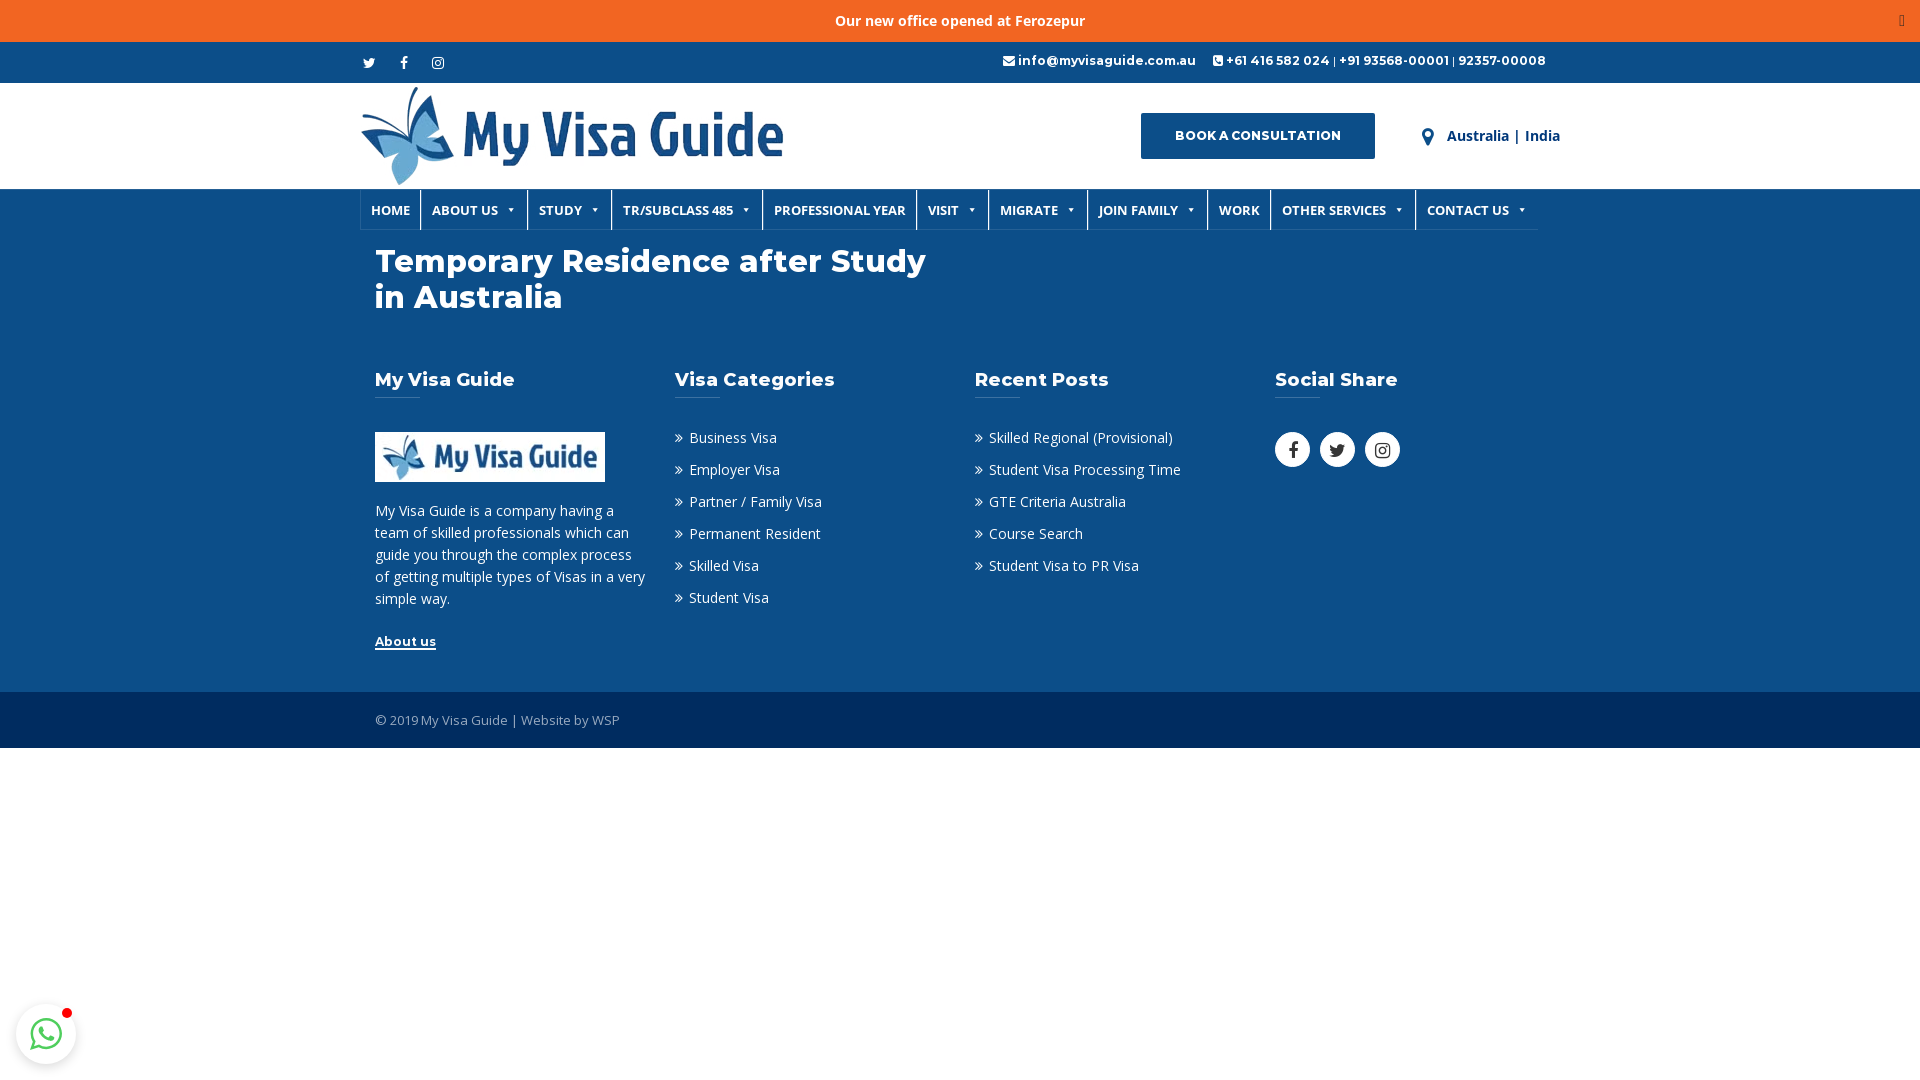  I want to click on 'Skilled Regional (Provisional)', so click(974, 436).